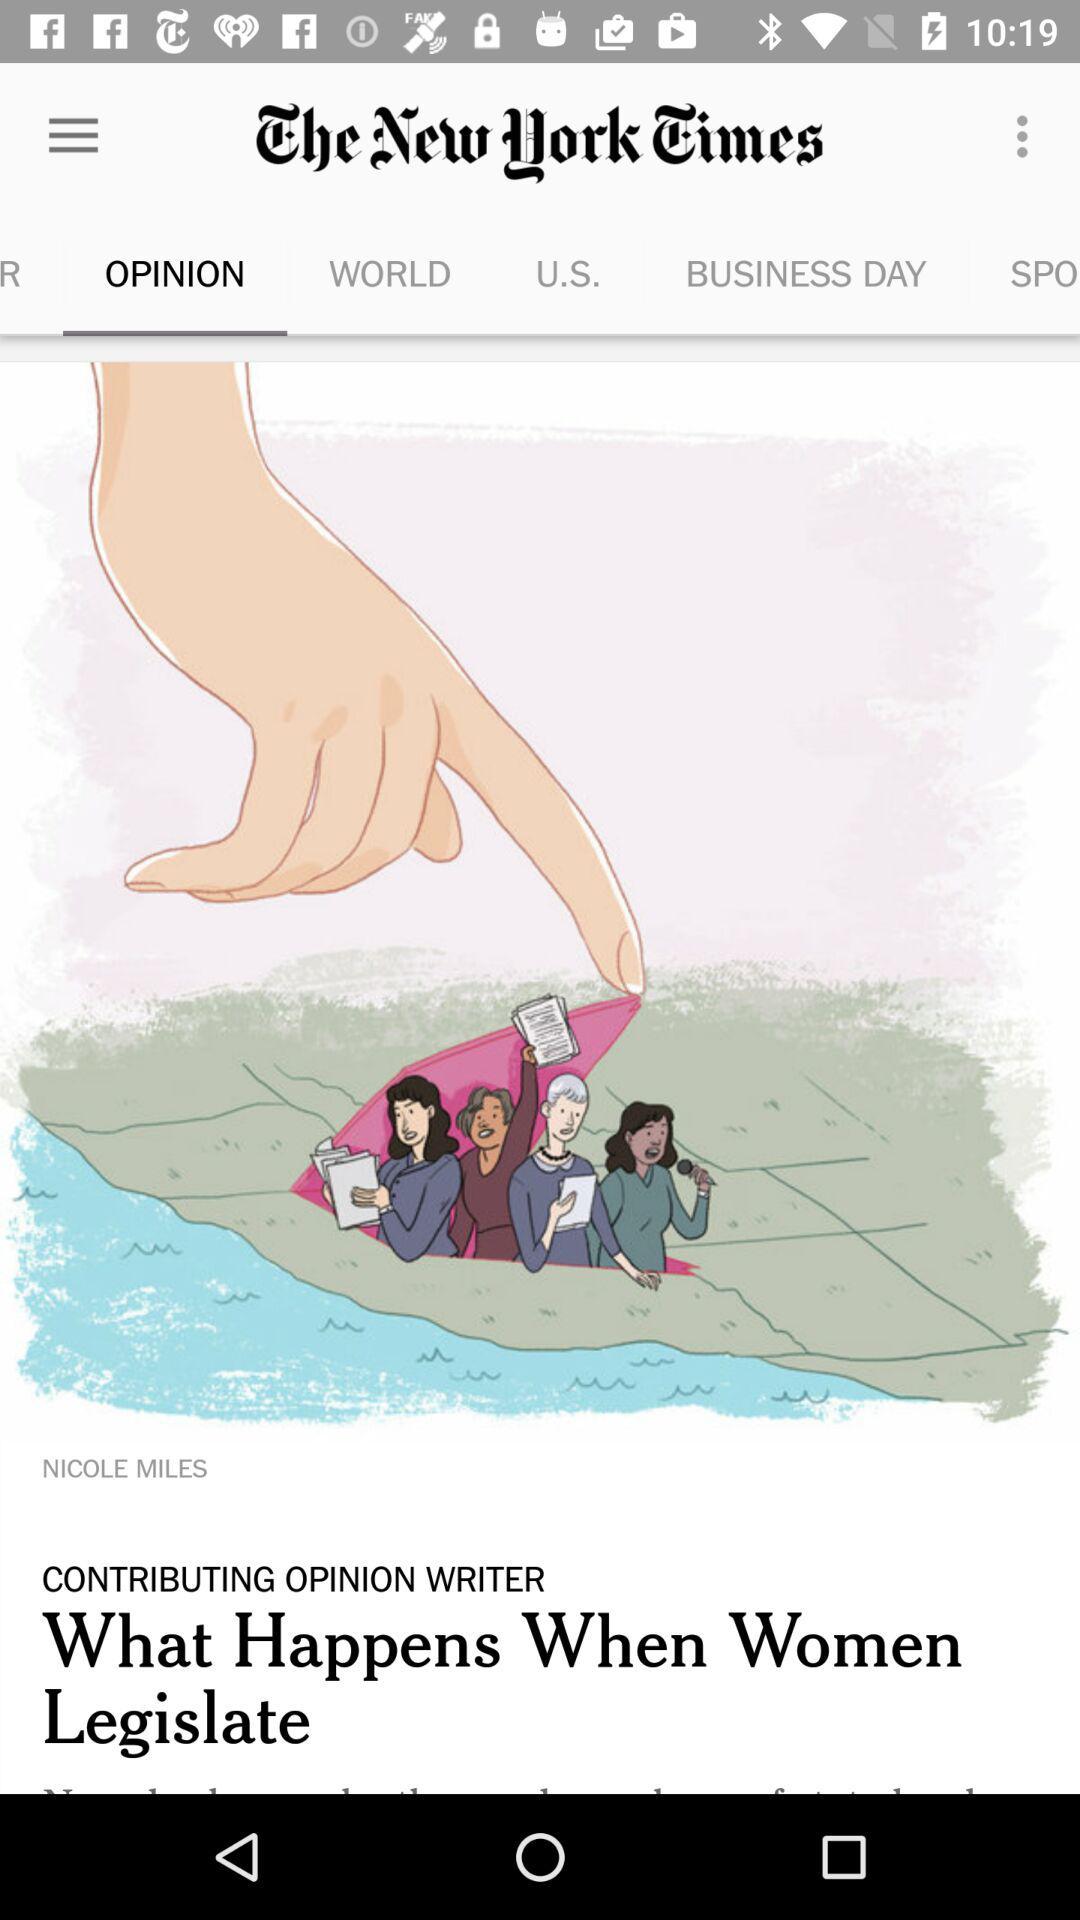 This screenshot has height=1920, width=1080. What do you see at coordinates (568, 272) in the screenshot?
I see `the u.s. item` at bounding box center [568, 272].